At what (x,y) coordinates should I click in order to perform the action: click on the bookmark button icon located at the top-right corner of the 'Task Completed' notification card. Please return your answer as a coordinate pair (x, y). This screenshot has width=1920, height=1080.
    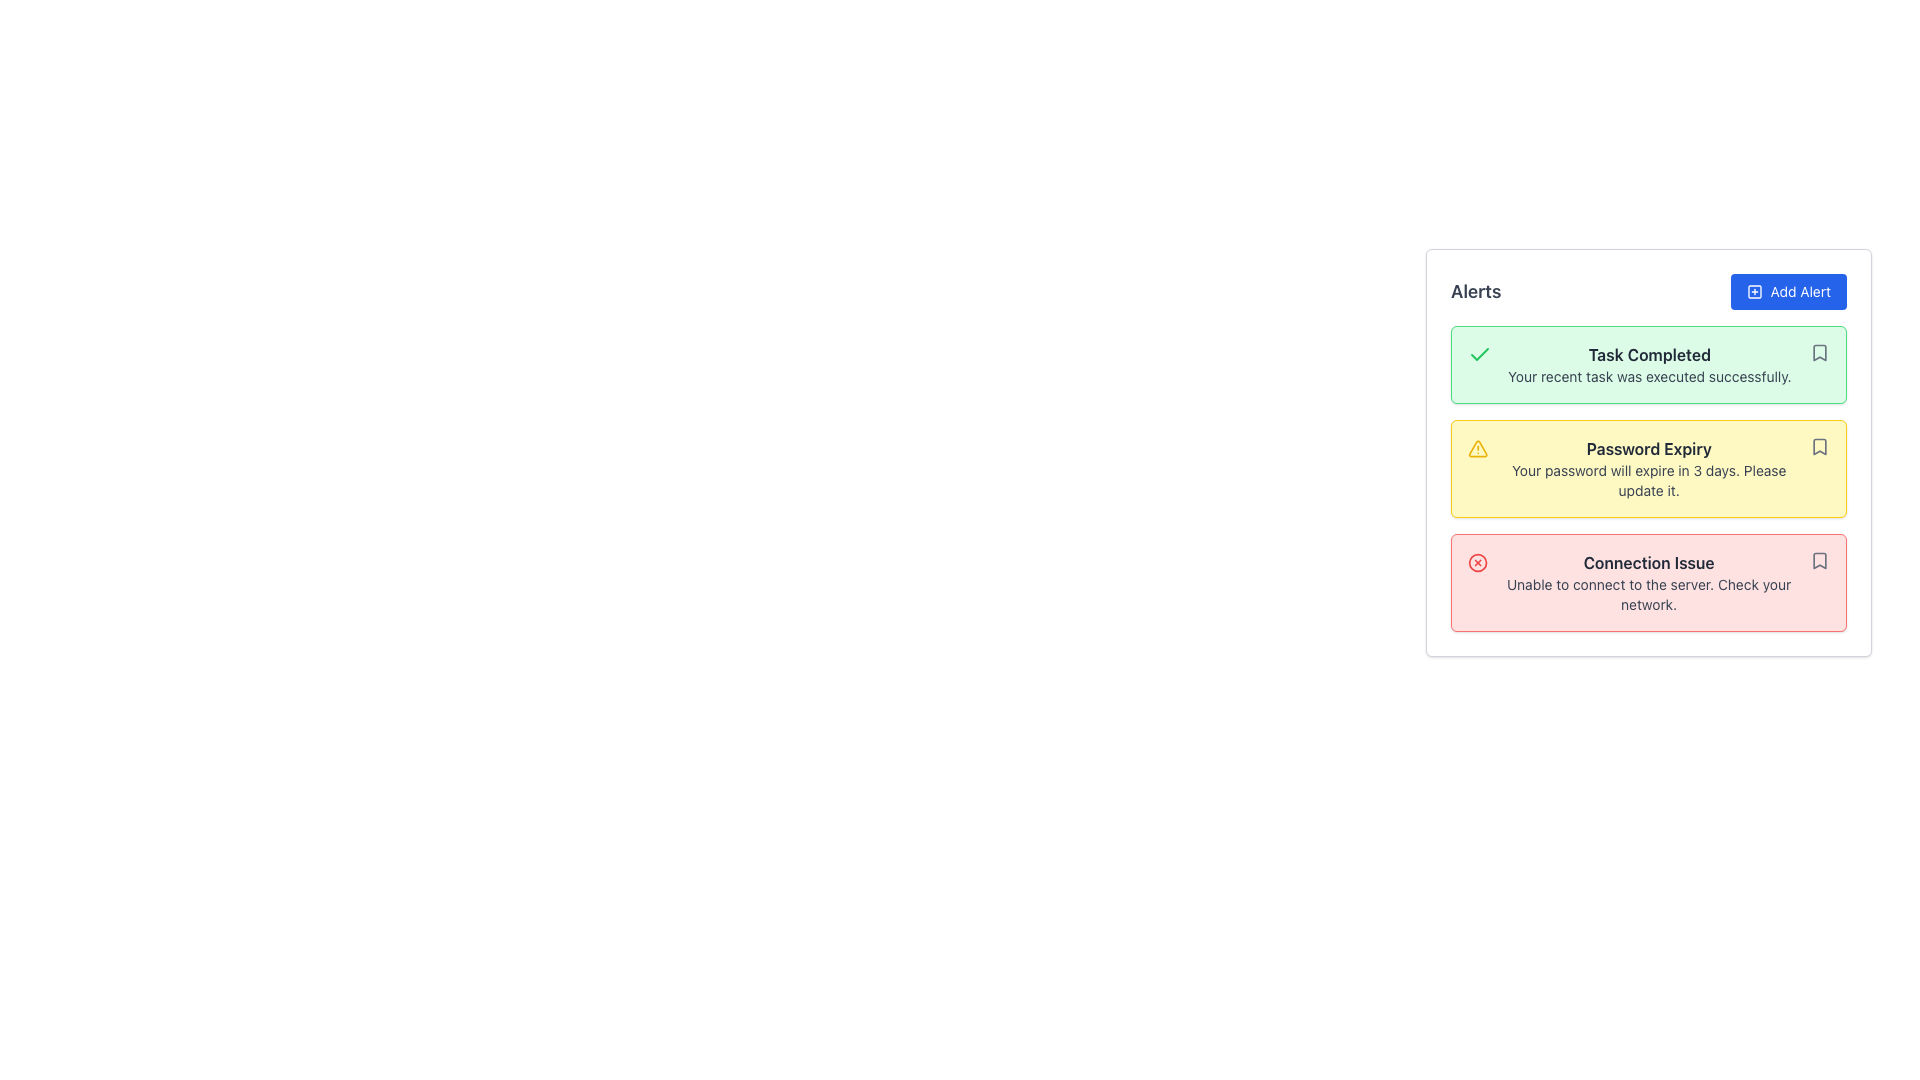
    Looking at the image, I should click on (1819, 352).